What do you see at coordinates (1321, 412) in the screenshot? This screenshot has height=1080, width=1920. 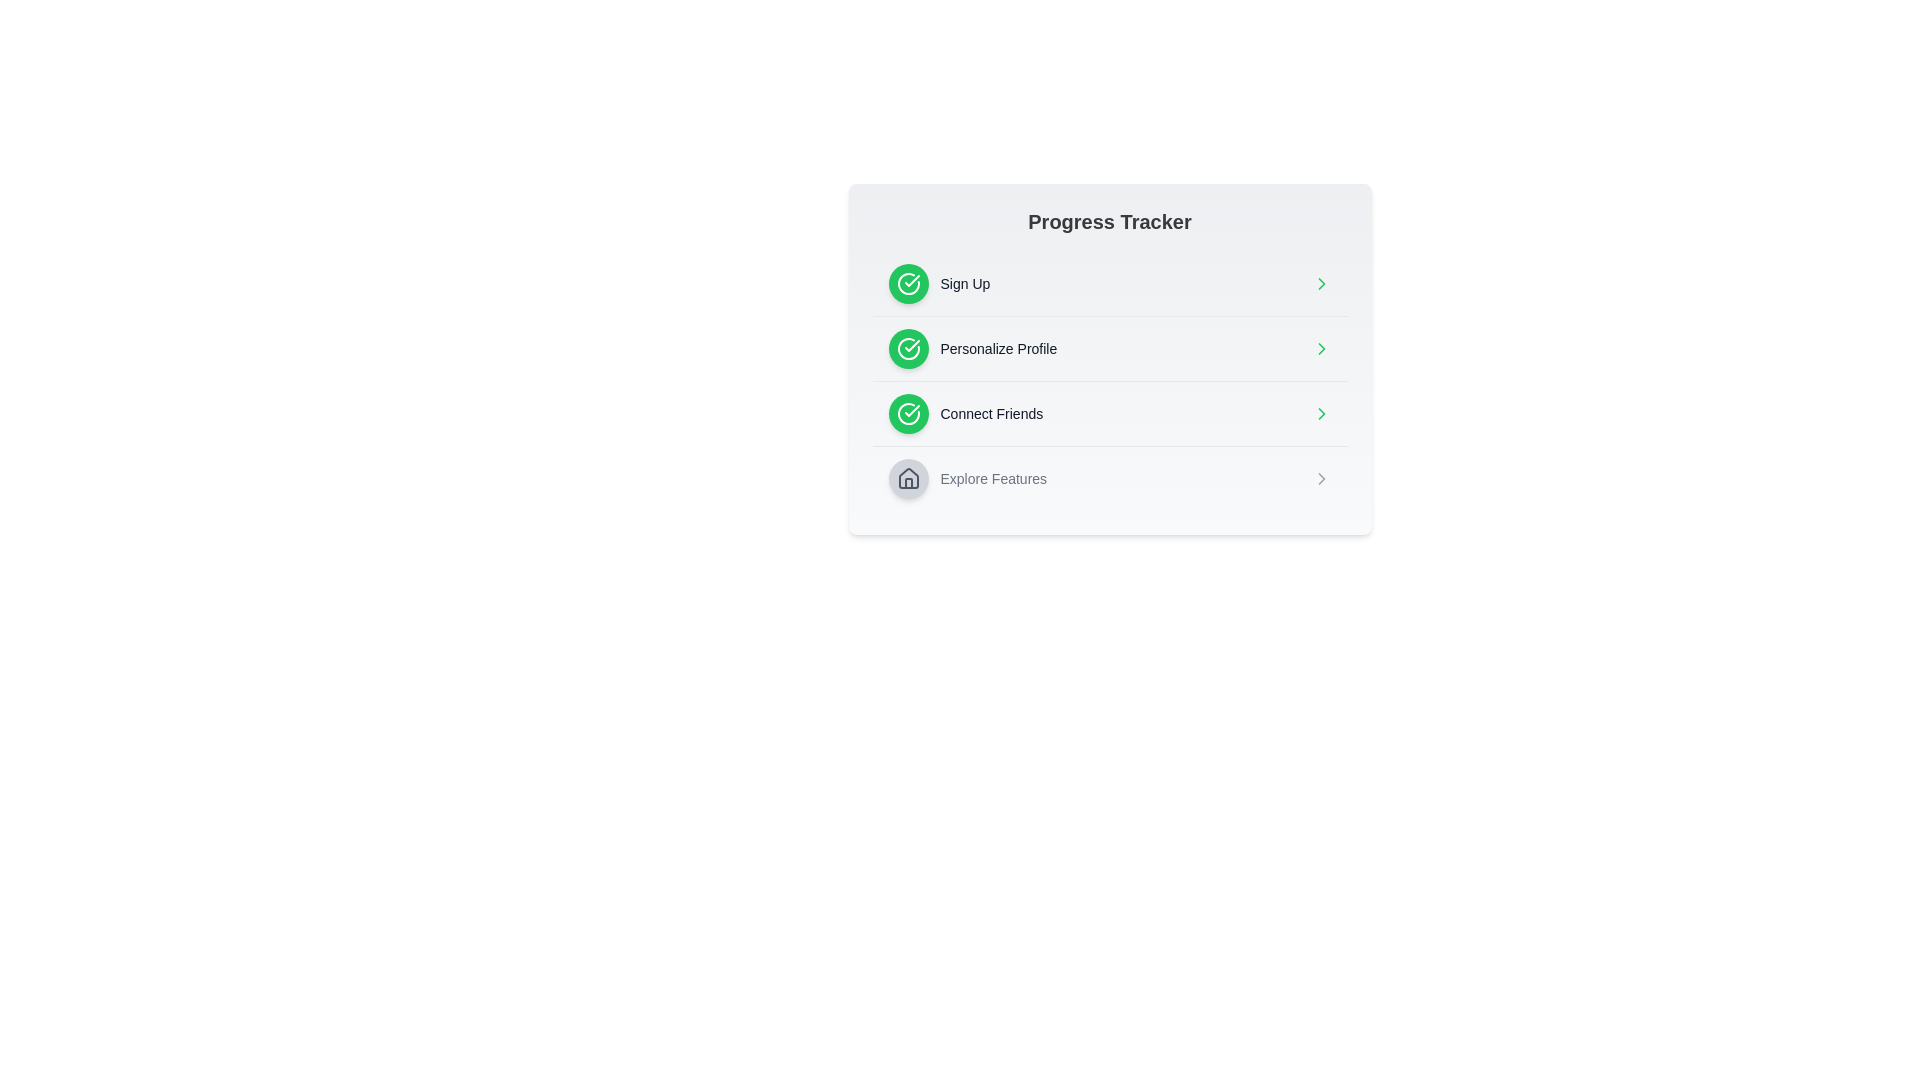 I see `the navigation icon located at the far right of the 'Connect Friends' row to trigger the next step or detailed view` at bounding box center [1321, 412].